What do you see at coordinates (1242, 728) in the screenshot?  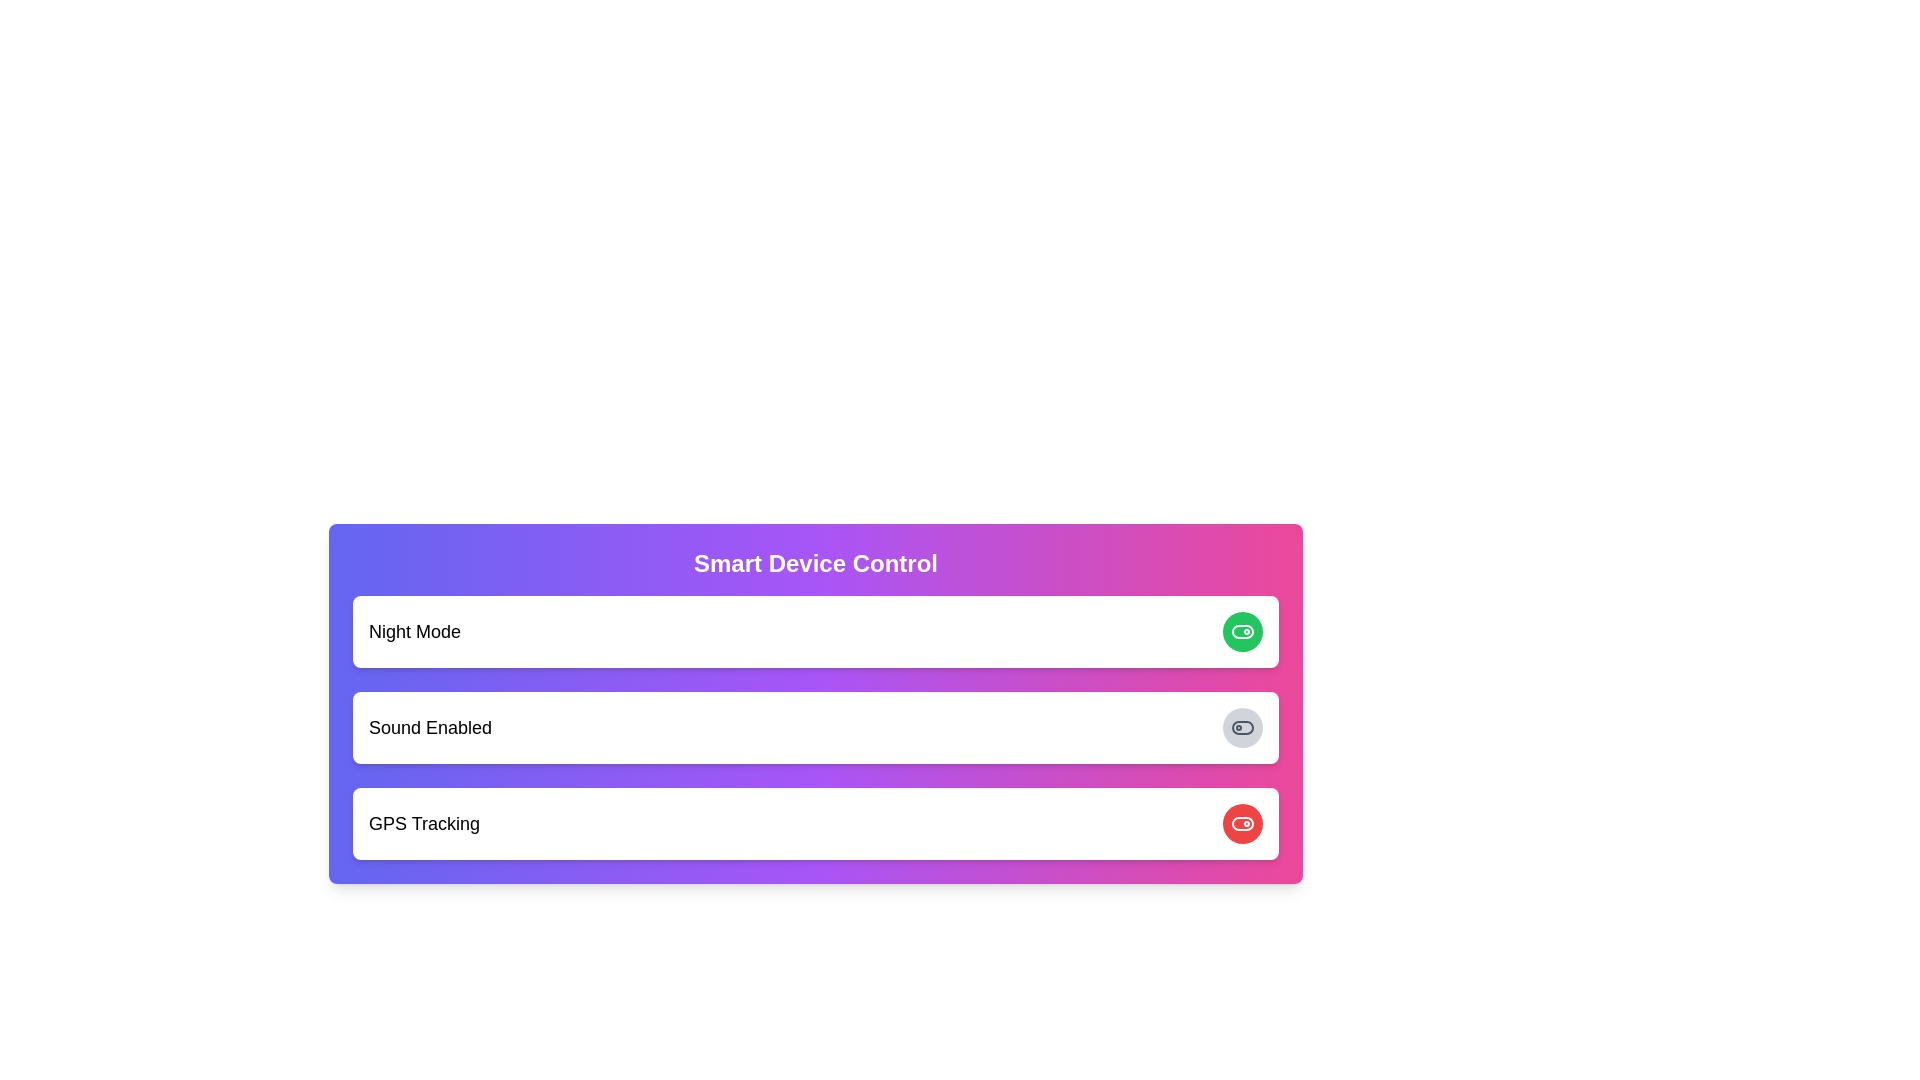 I see `the toggle switch for the 'Sound Enabled' feature located in the second item of the list` at bounding box center [1242, 728].